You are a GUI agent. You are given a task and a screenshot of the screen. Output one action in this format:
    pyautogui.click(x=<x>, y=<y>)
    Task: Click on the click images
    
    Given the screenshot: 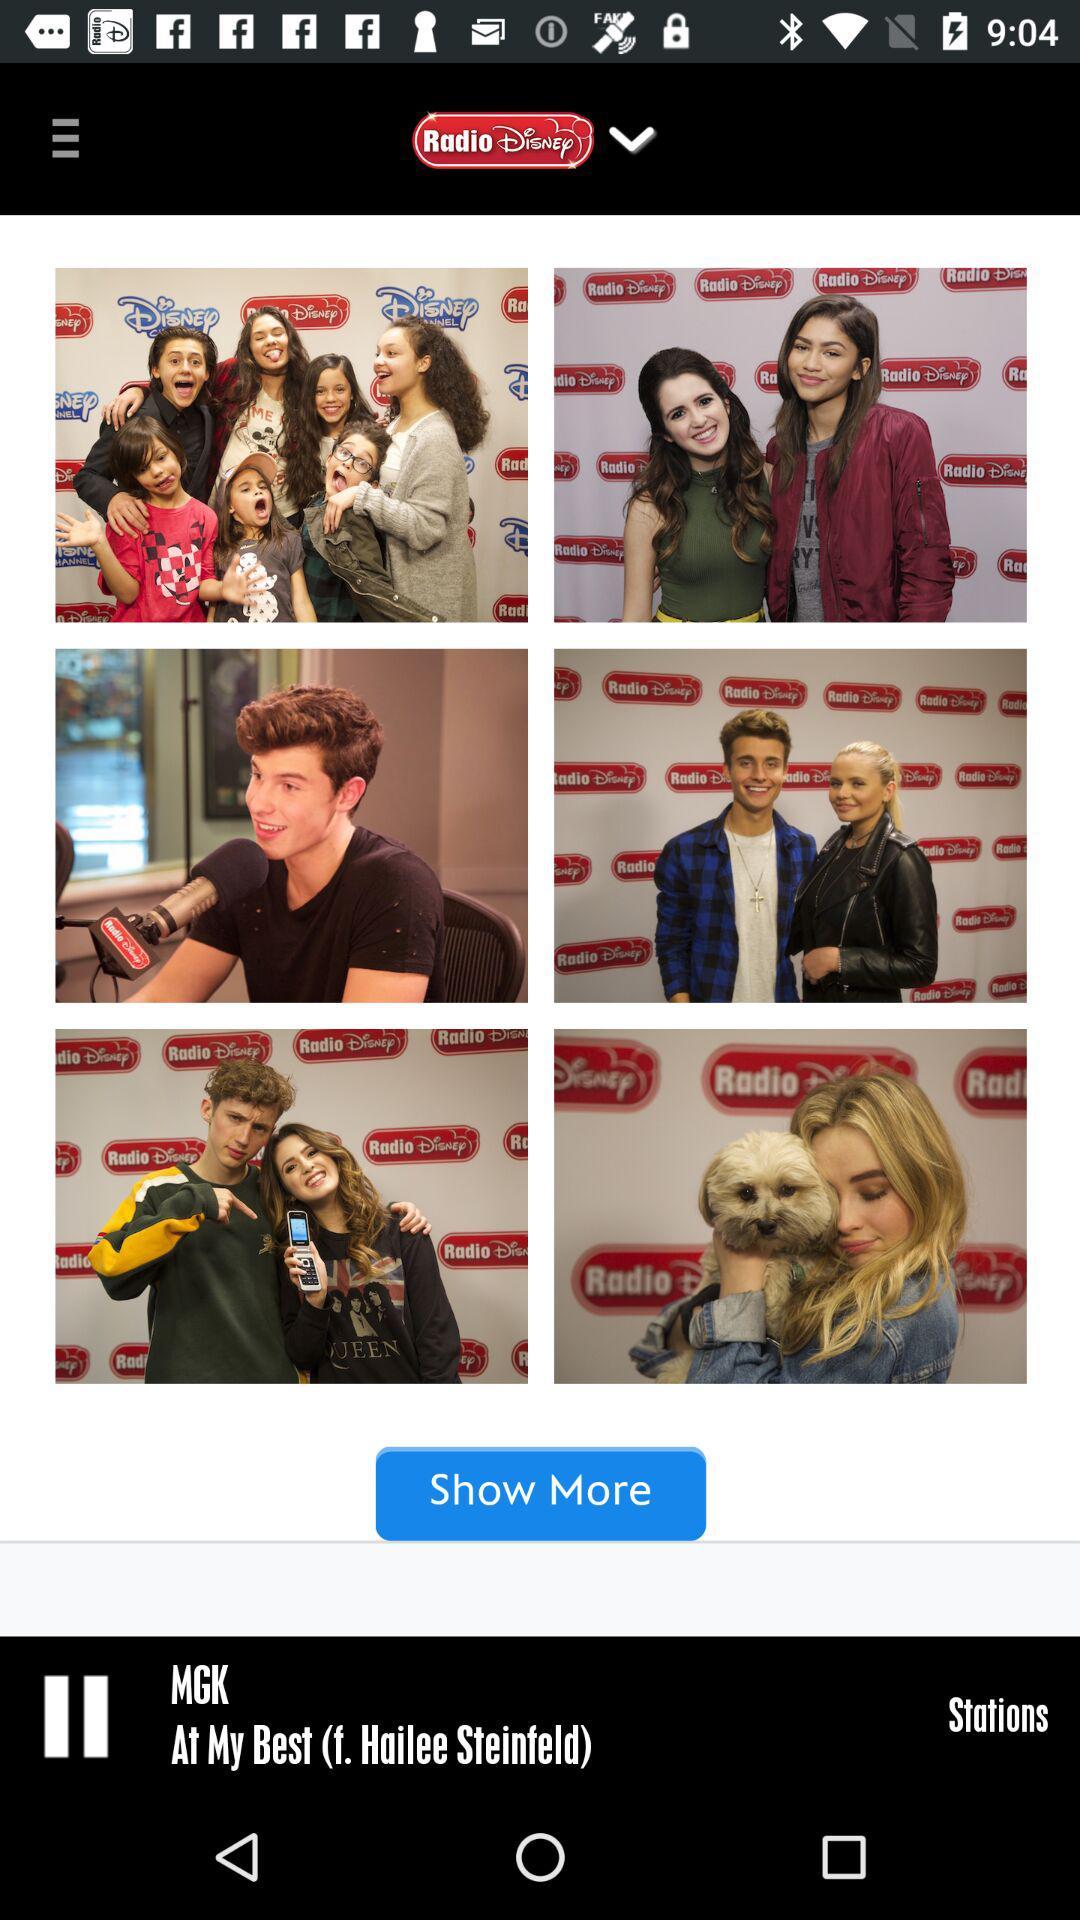 What is the action you would take?
    pyautogui.click(x=540, y=924)
    